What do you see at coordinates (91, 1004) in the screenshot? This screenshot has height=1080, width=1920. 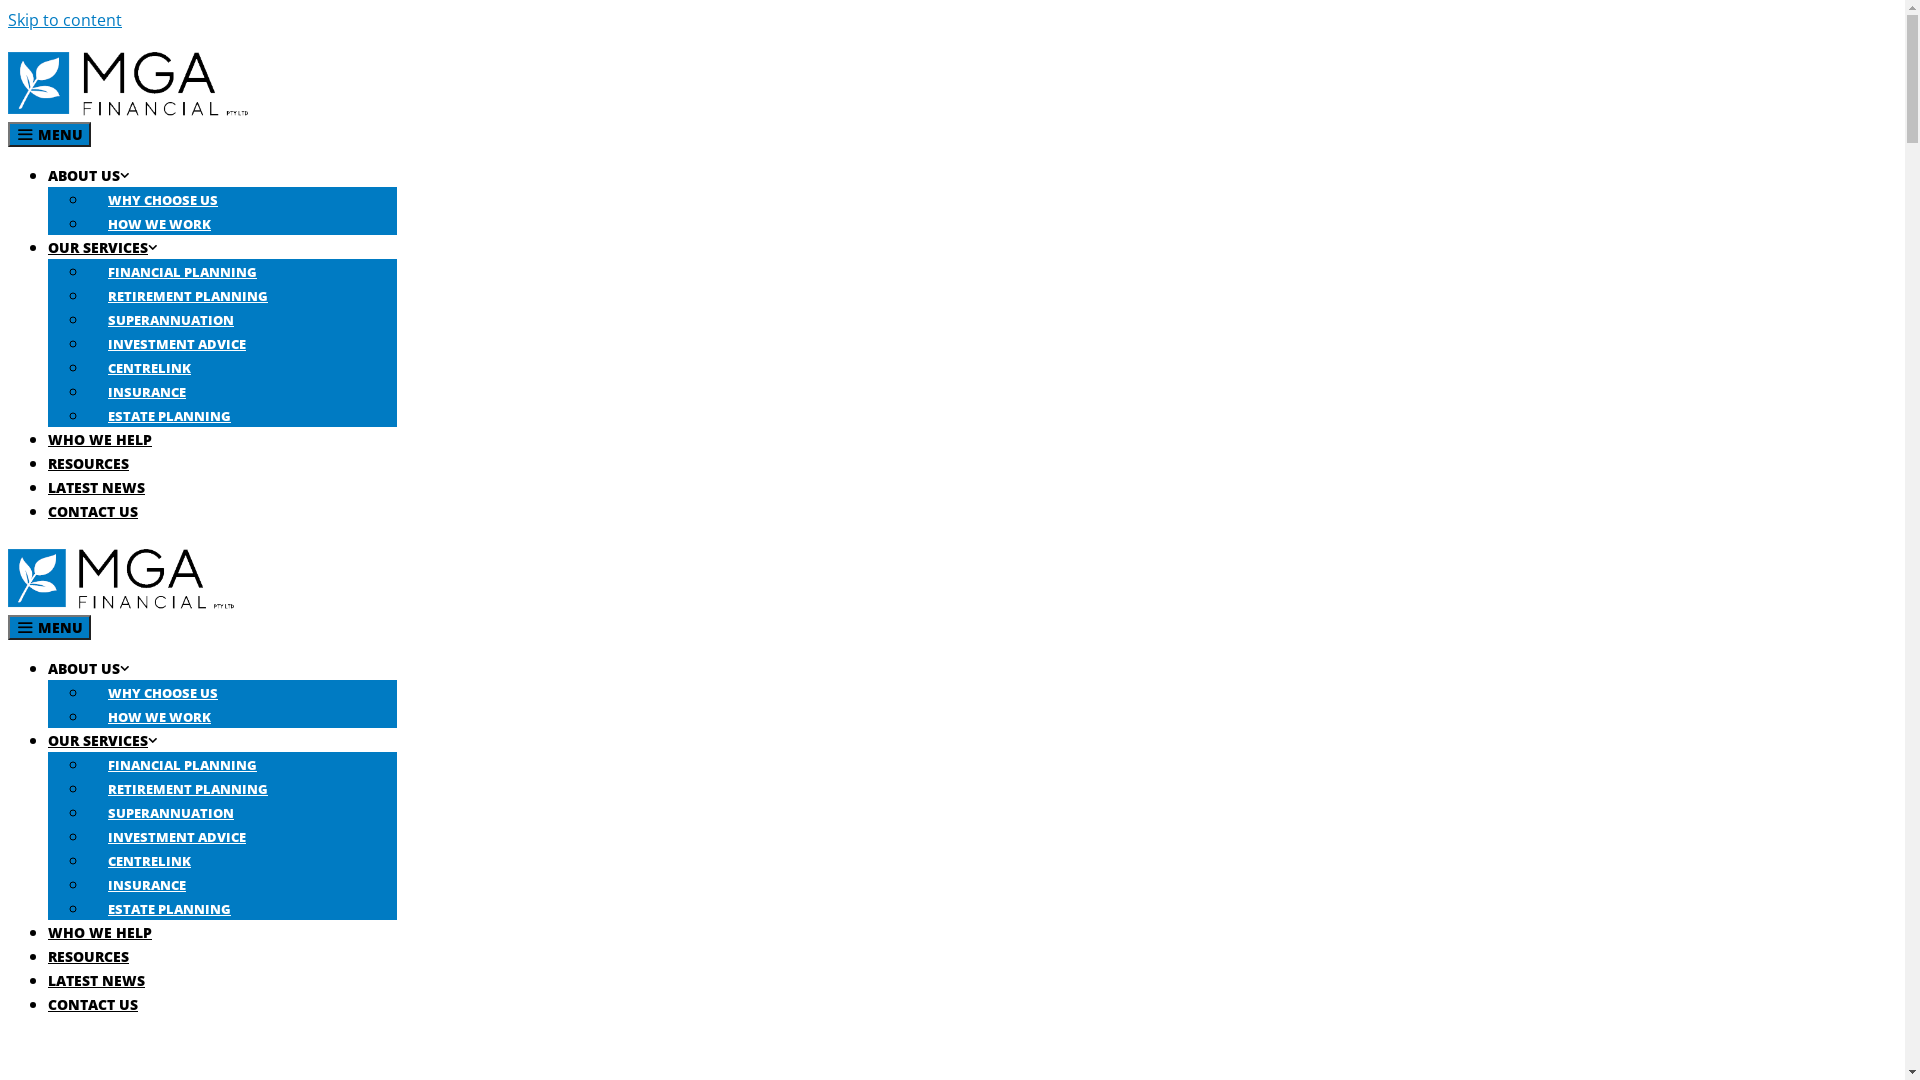 I see `'CONTACT US'` at bounding box center [91, 1004].